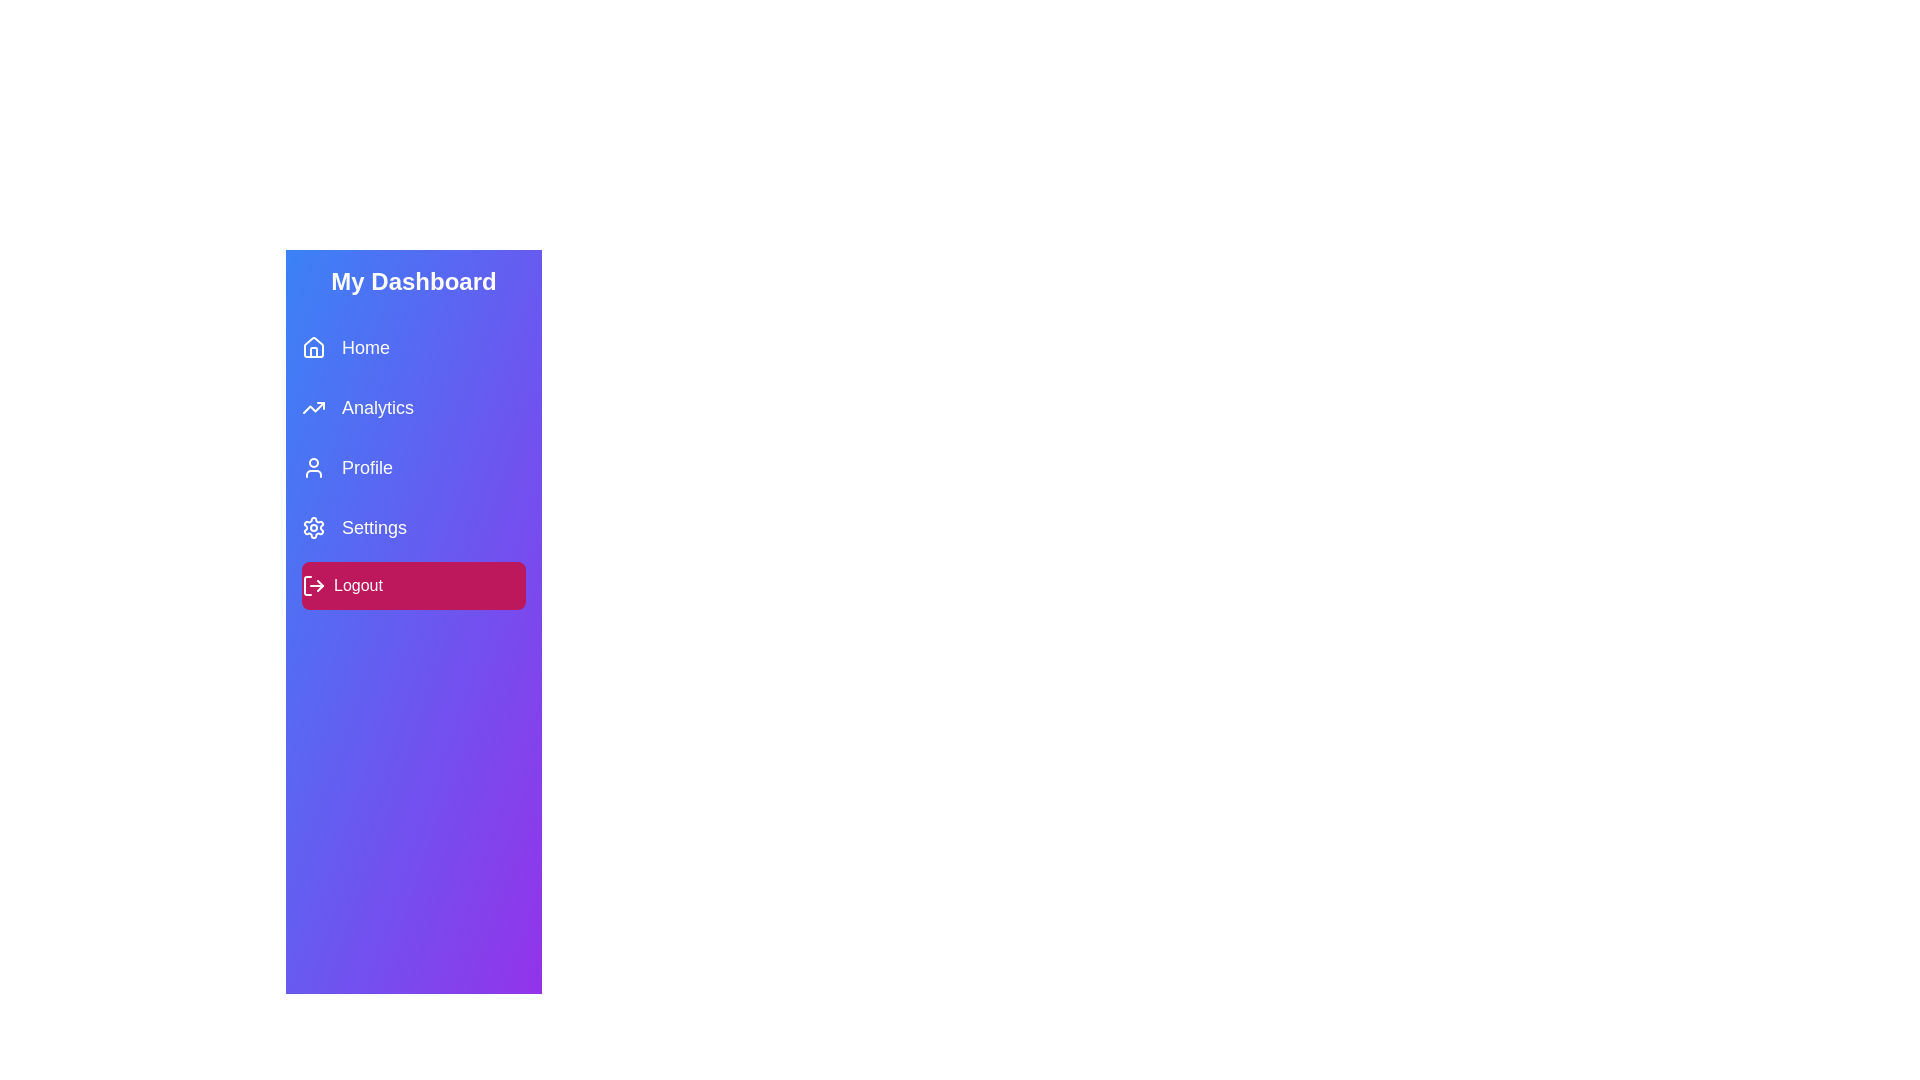  Describe the element at coordinates (312, 407) in the screenshot. I see `the icon depicting an upward trending graph line with an arrow, located next to the 'Analytics' text label` at that location.